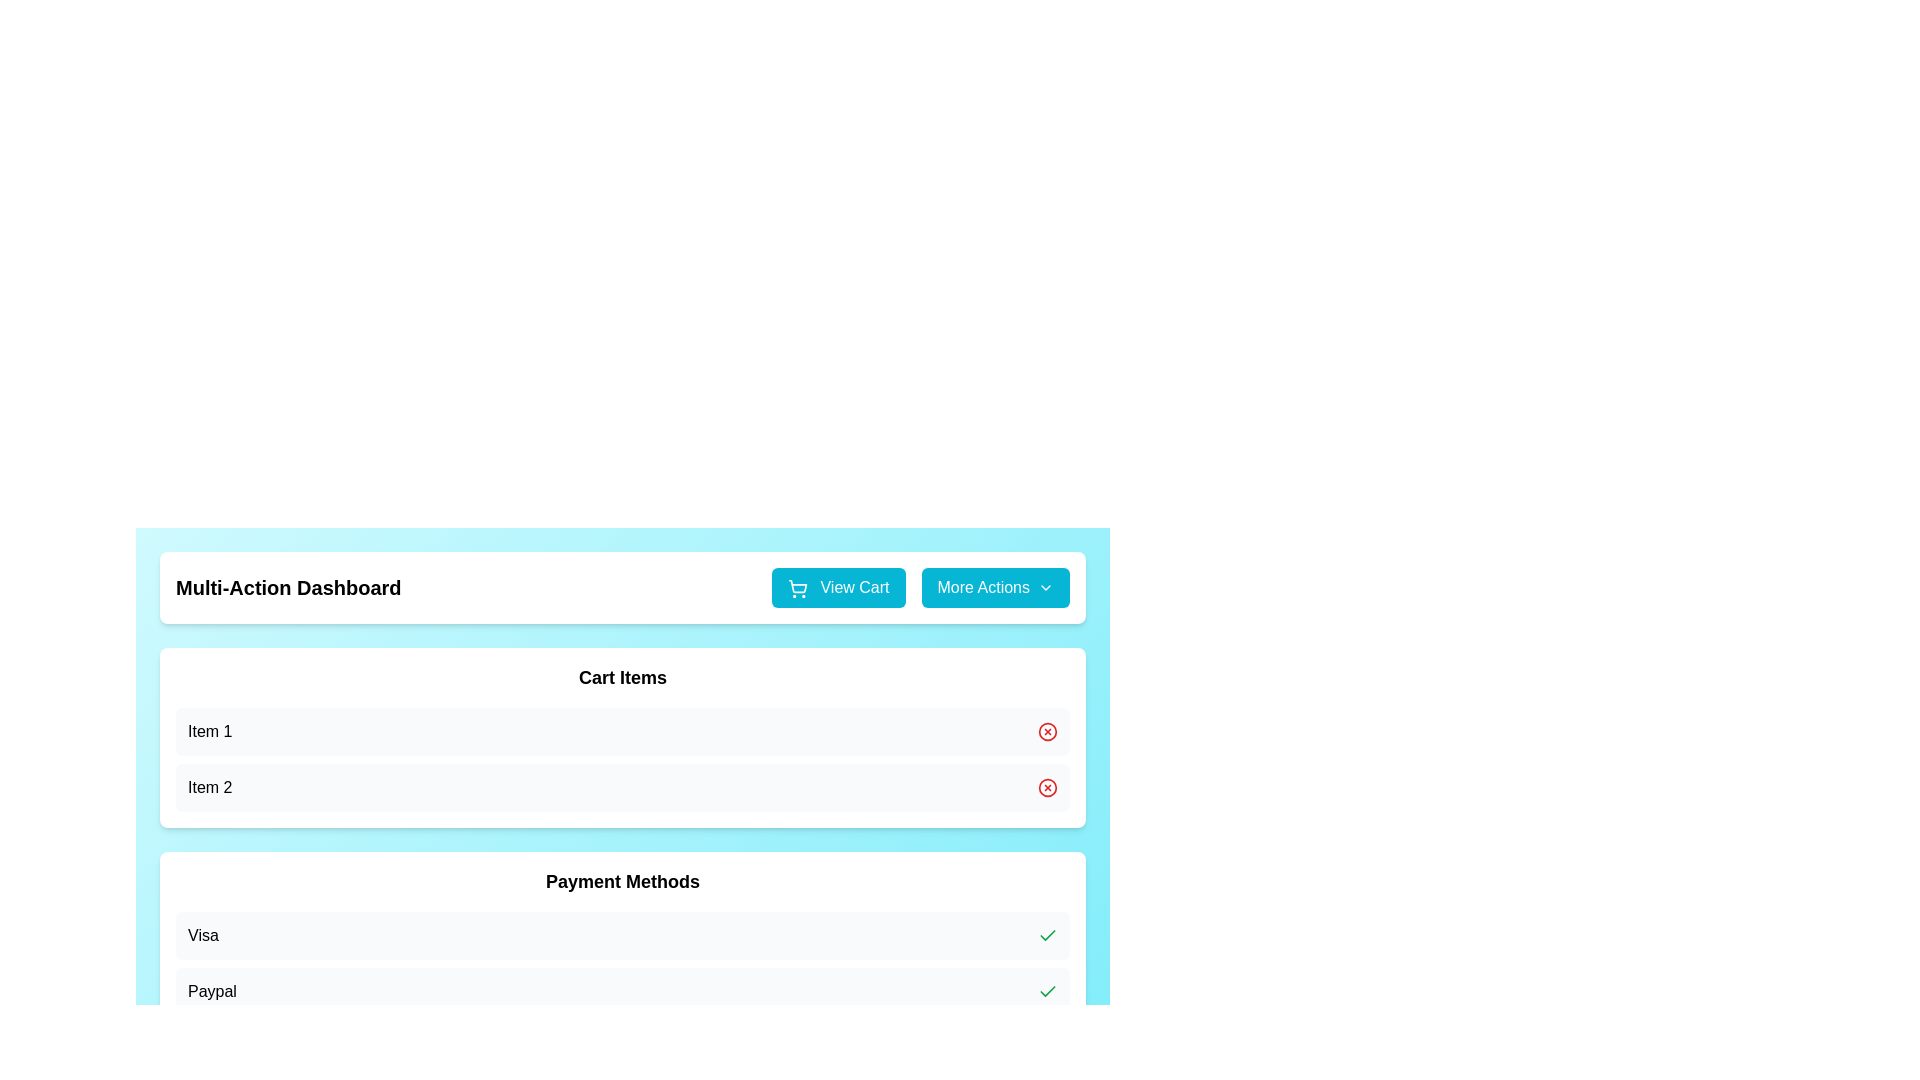  What do you see at coordinates (622, 881) in the screenshot?
I see `the text label 'Payment Methods' which is styled with a bold font and positioned at the top center of a white card section` at bounding box center [622, 881].